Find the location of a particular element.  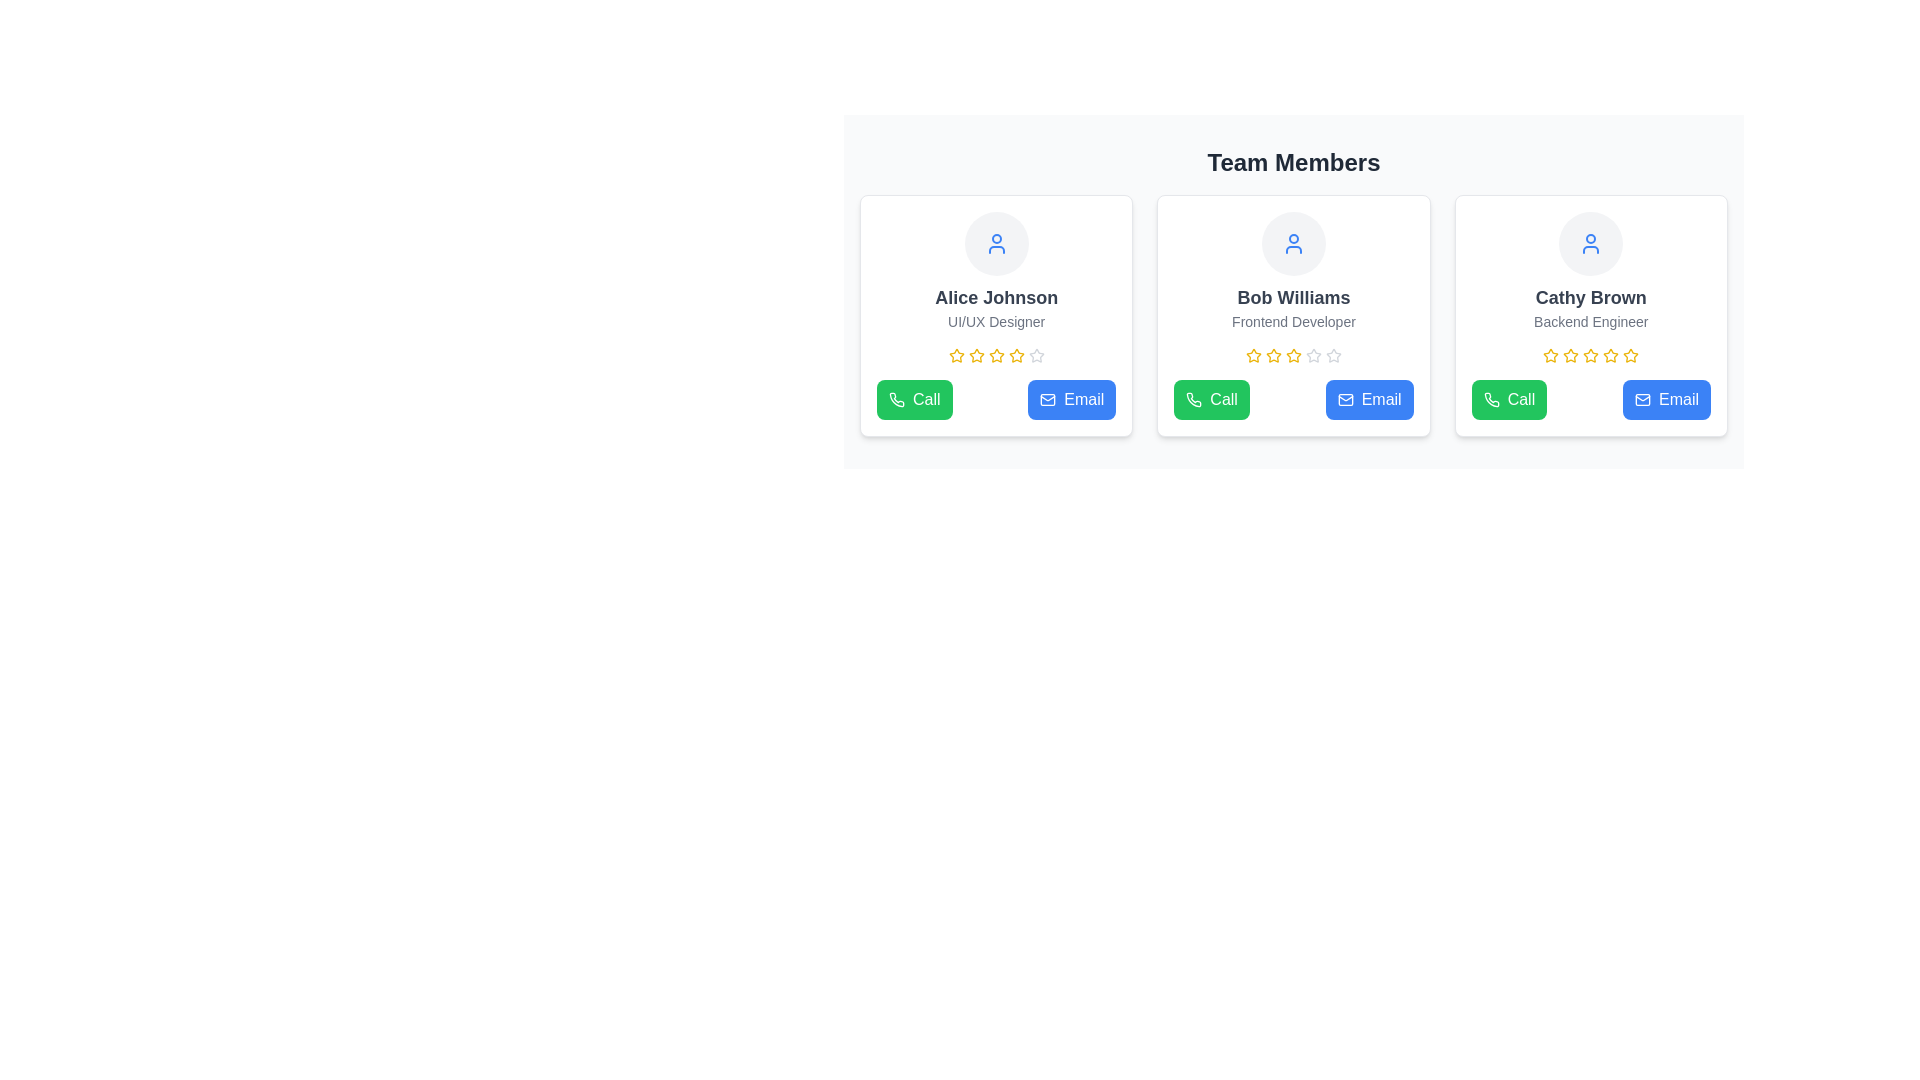

the Profile Icon representing 'Alice Johnson' located in the first card of the team member list is located at coordinates (996, 242).